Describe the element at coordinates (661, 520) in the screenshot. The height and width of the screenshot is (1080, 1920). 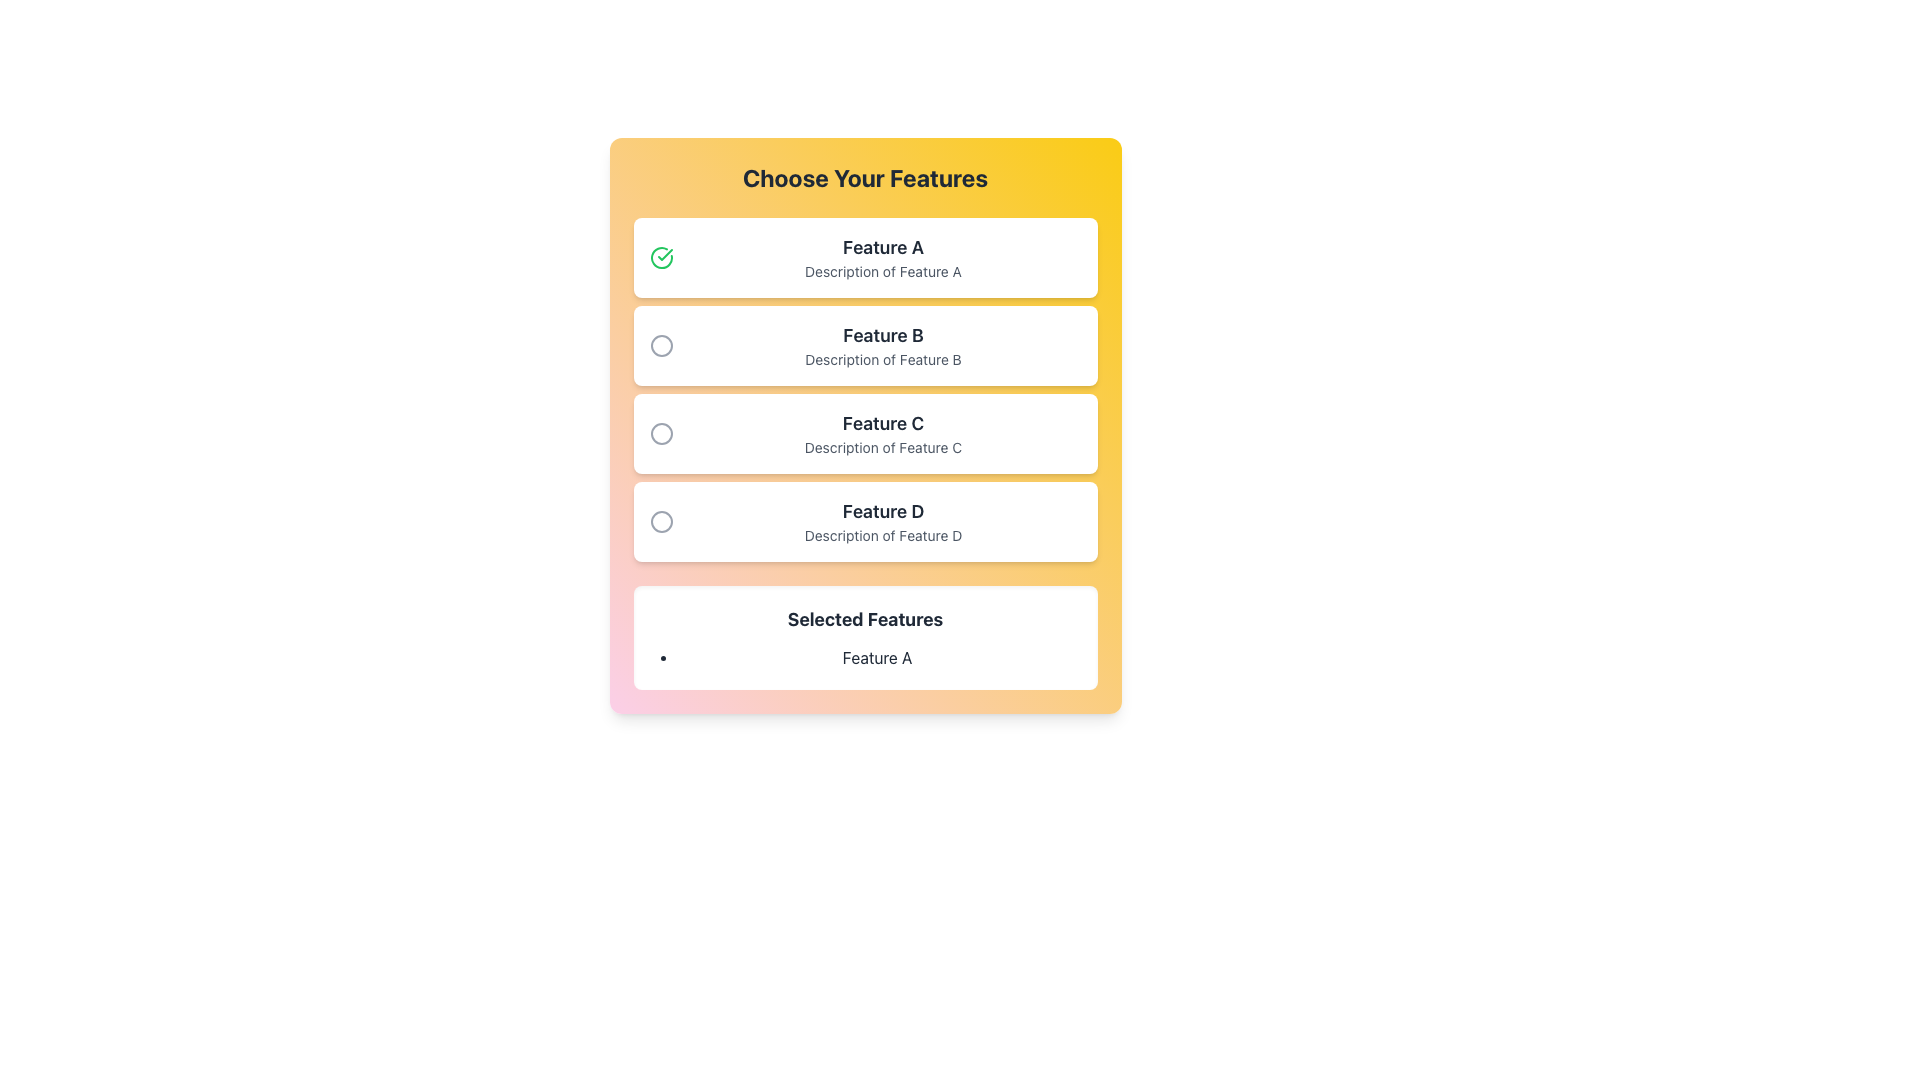
I see `the circular outline icon within the 'Feature D' option, which is visually identified by its gray color and noticeable width` at that location.